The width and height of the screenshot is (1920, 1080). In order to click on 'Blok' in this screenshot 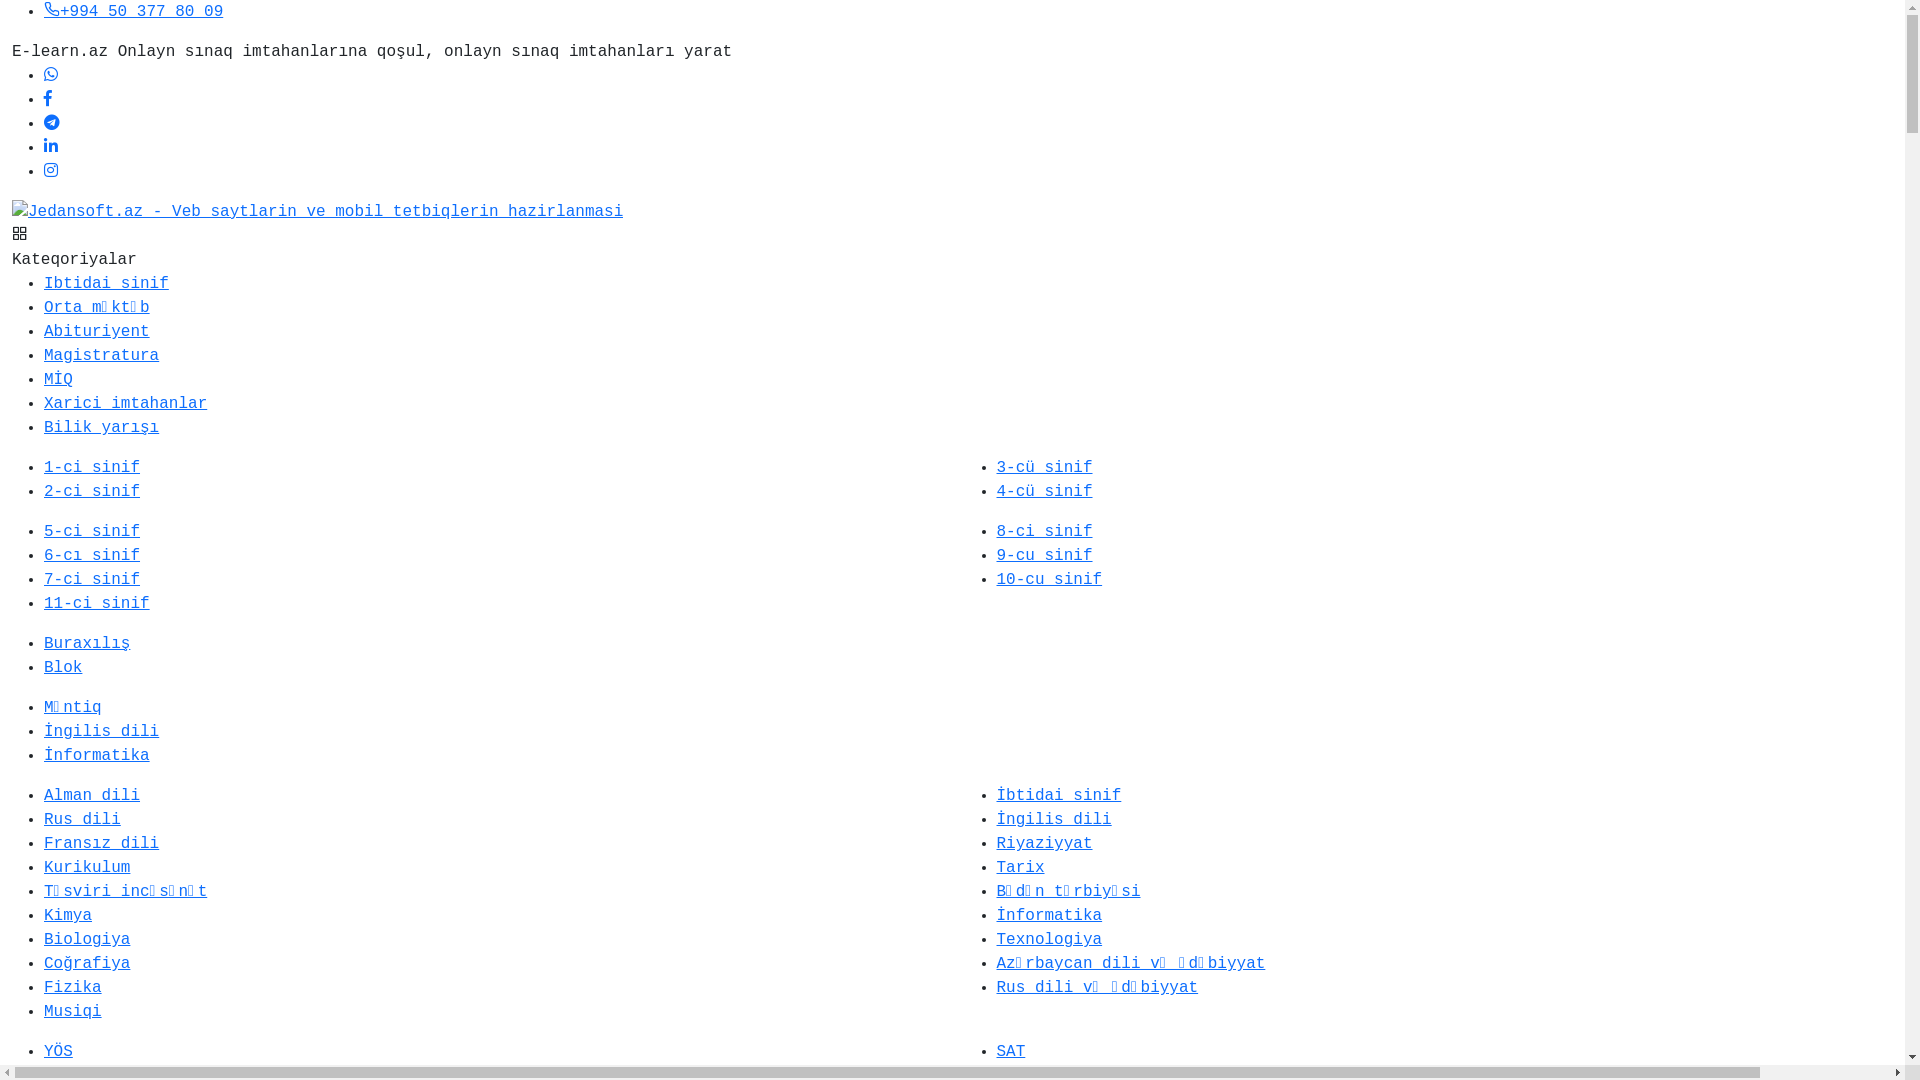, I will do `click(62, 667)`.